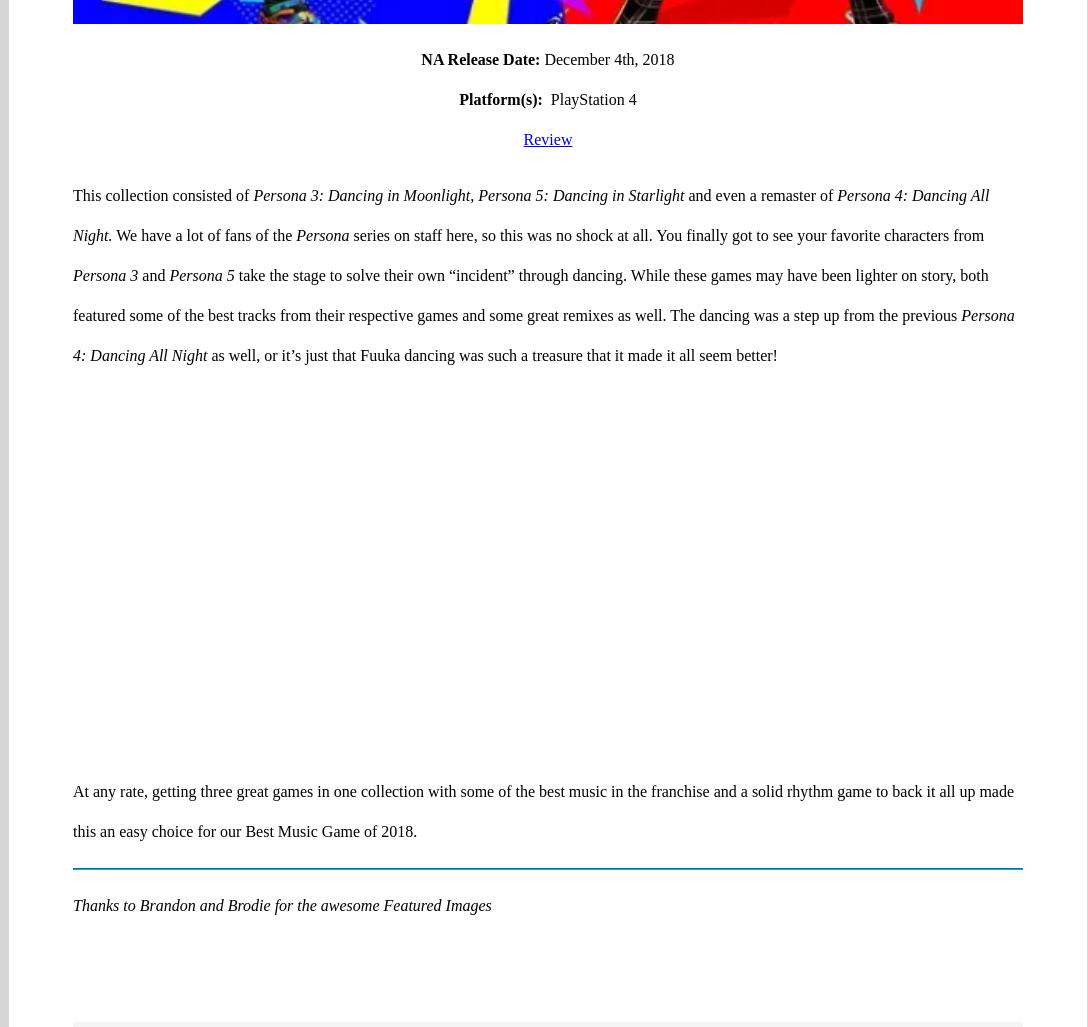 The image size is (1088, 1027). Describe the element at coordinates (542, 257) in the screenshot. I see `'Persona 4: Dancing All Night'` at that location.